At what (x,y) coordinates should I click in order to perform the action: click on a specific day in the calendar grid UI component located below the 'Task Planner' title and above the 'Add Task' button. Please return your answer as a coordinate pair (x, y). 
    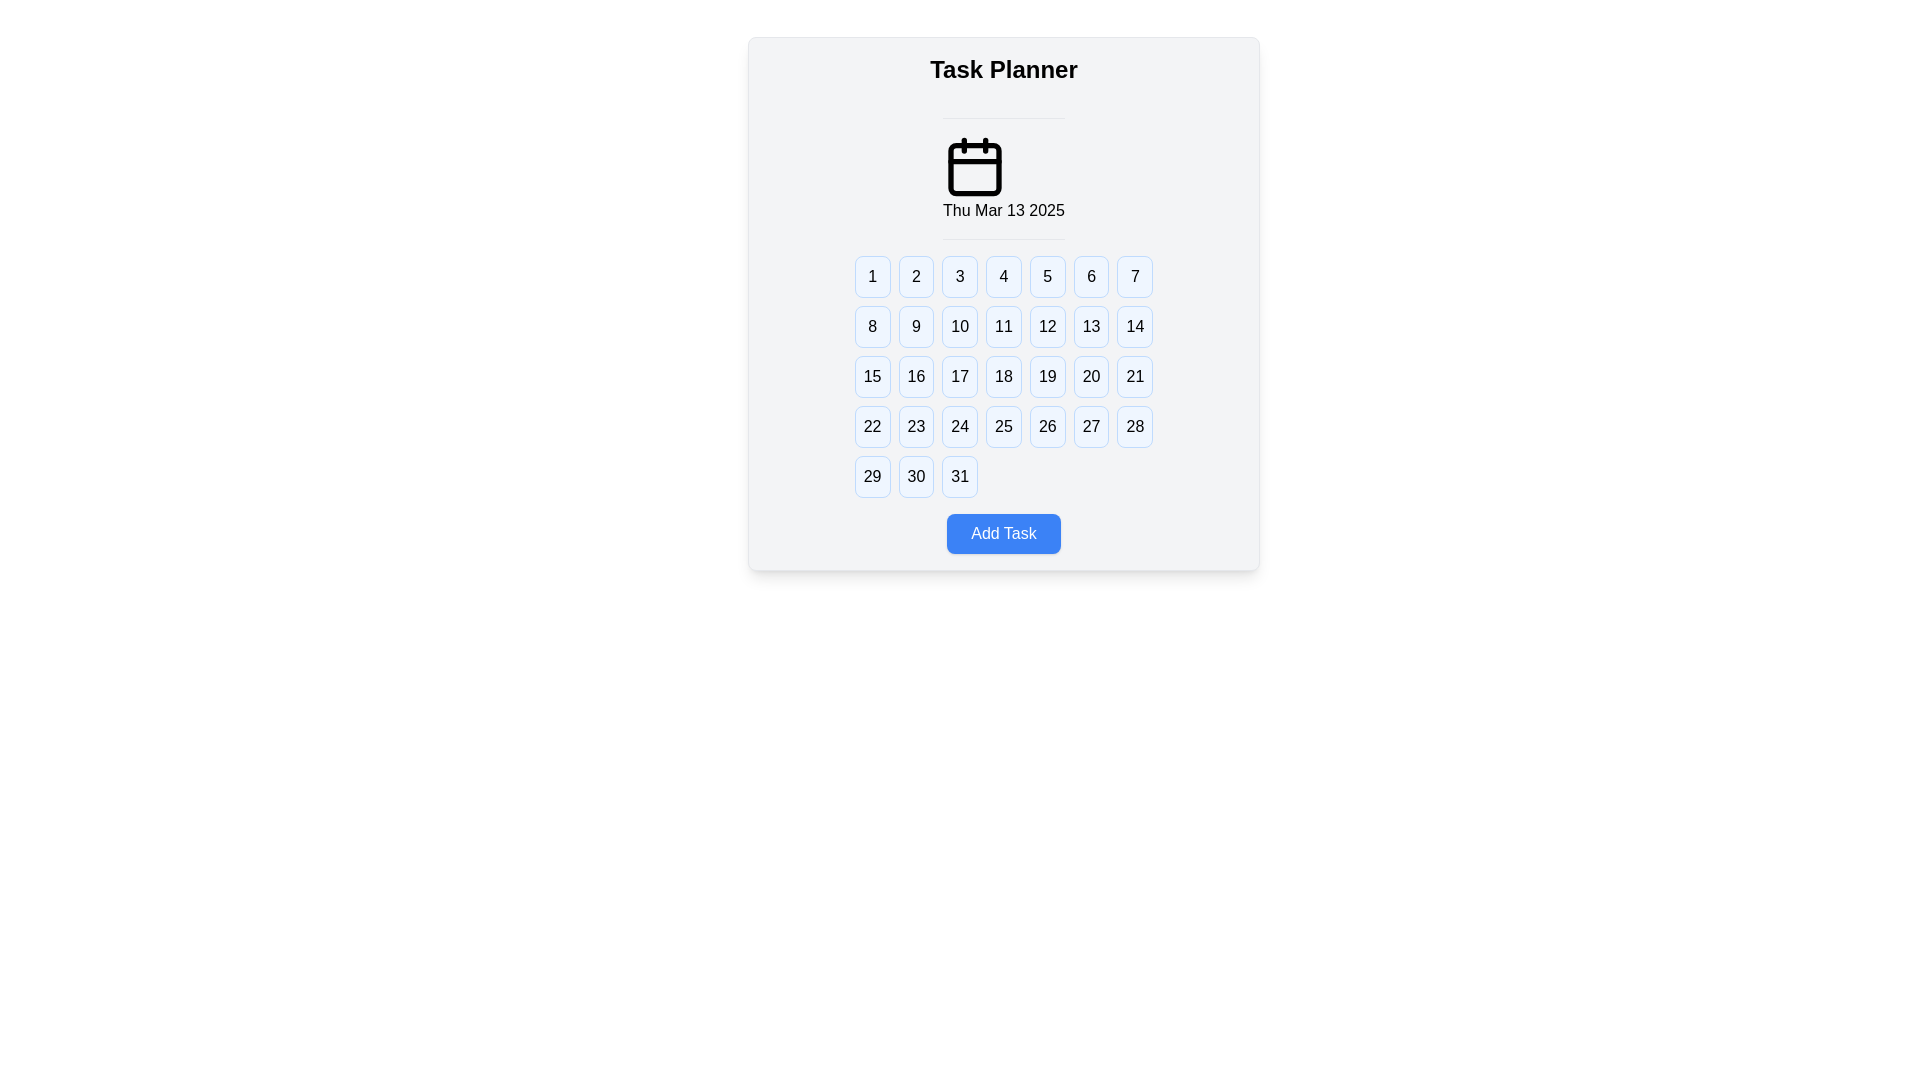
    Looking at the image, I should click on (1003, 377).